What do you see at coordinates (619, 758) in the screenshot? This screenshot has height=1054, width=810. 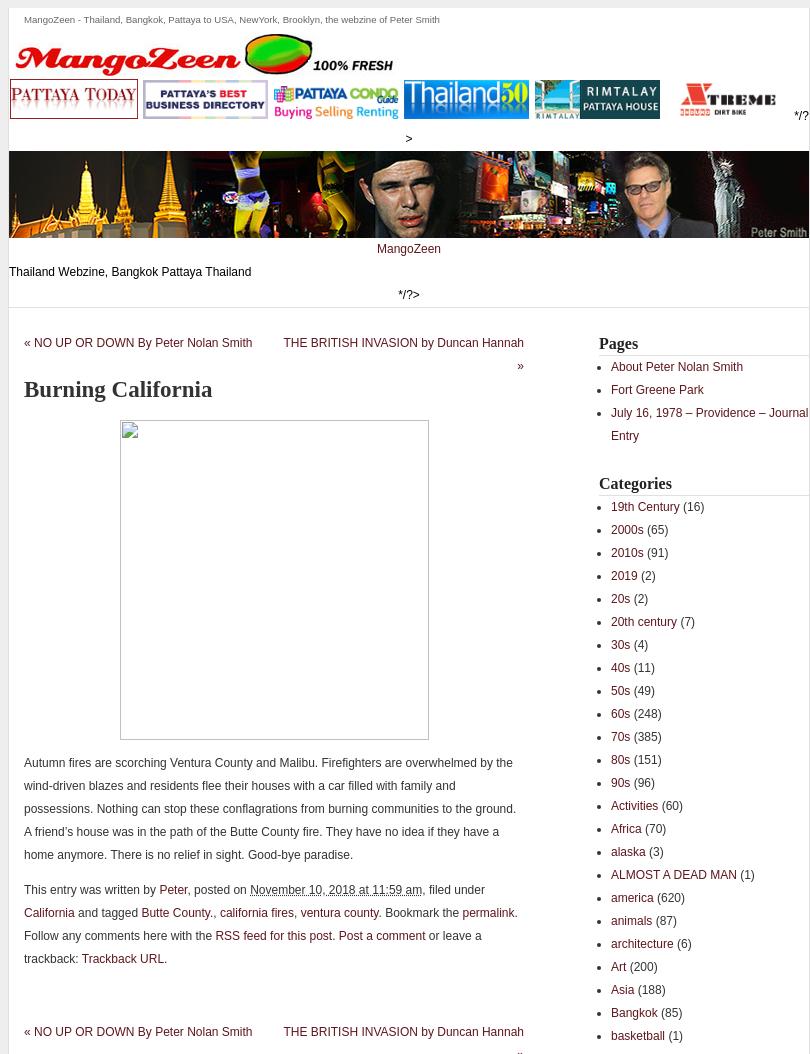 I see `'80s'` at bounding box center [619, 758].